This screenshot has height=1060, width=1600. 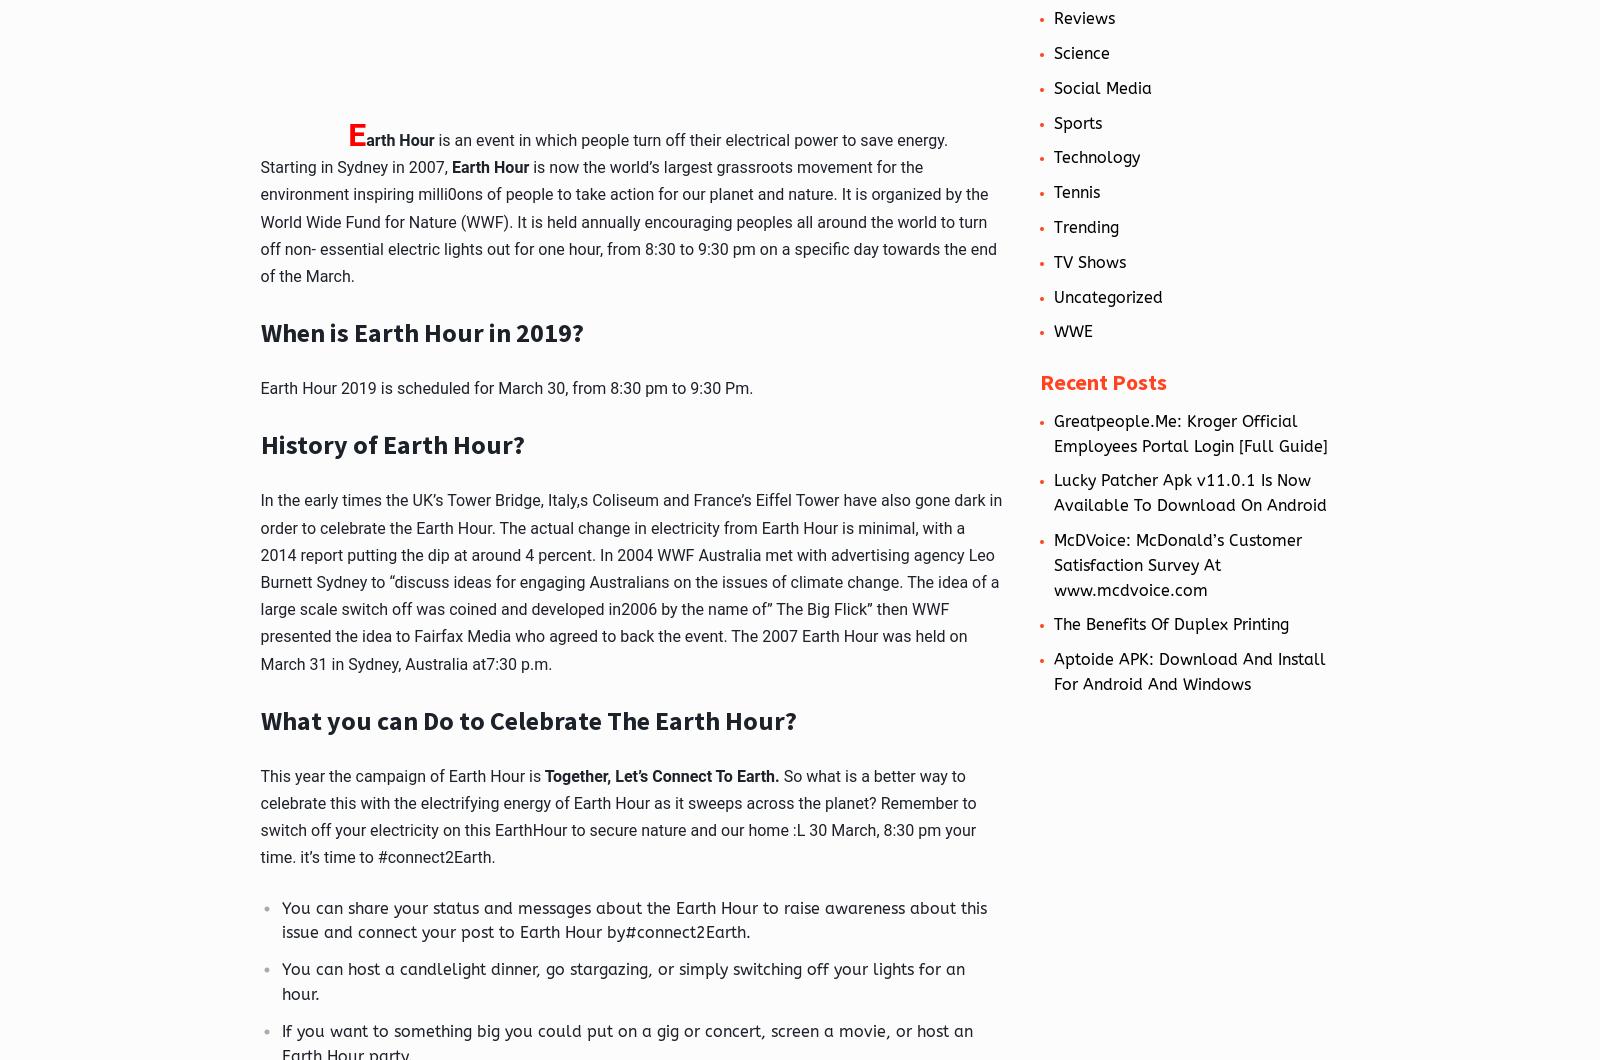 I want to click on 'In the early times the UK’s Tower Bridge, Italy,s Coliseum and France’s Eiffel Tower have also gone dark in order to celebrate the Earth Hour. The actual change in electricity from Earth Hour is minimal, with a 2014 report putting the dip at around 4 percent. In 2004 WWF Australia met with advertising agency Leo Burnett Sydney to “discuss ideas for engaging Australians on the issues of climate change. The idea of a large scale switch off was coined and developed in2006 by the name of” The Big Flick” then WWF presented the idea to Fairfax Media who agreed to back the event. The 2007 Earth Hour was held on March 31 in Sydney, Australia at7:30 p.m.', so click(x=631, y=582).